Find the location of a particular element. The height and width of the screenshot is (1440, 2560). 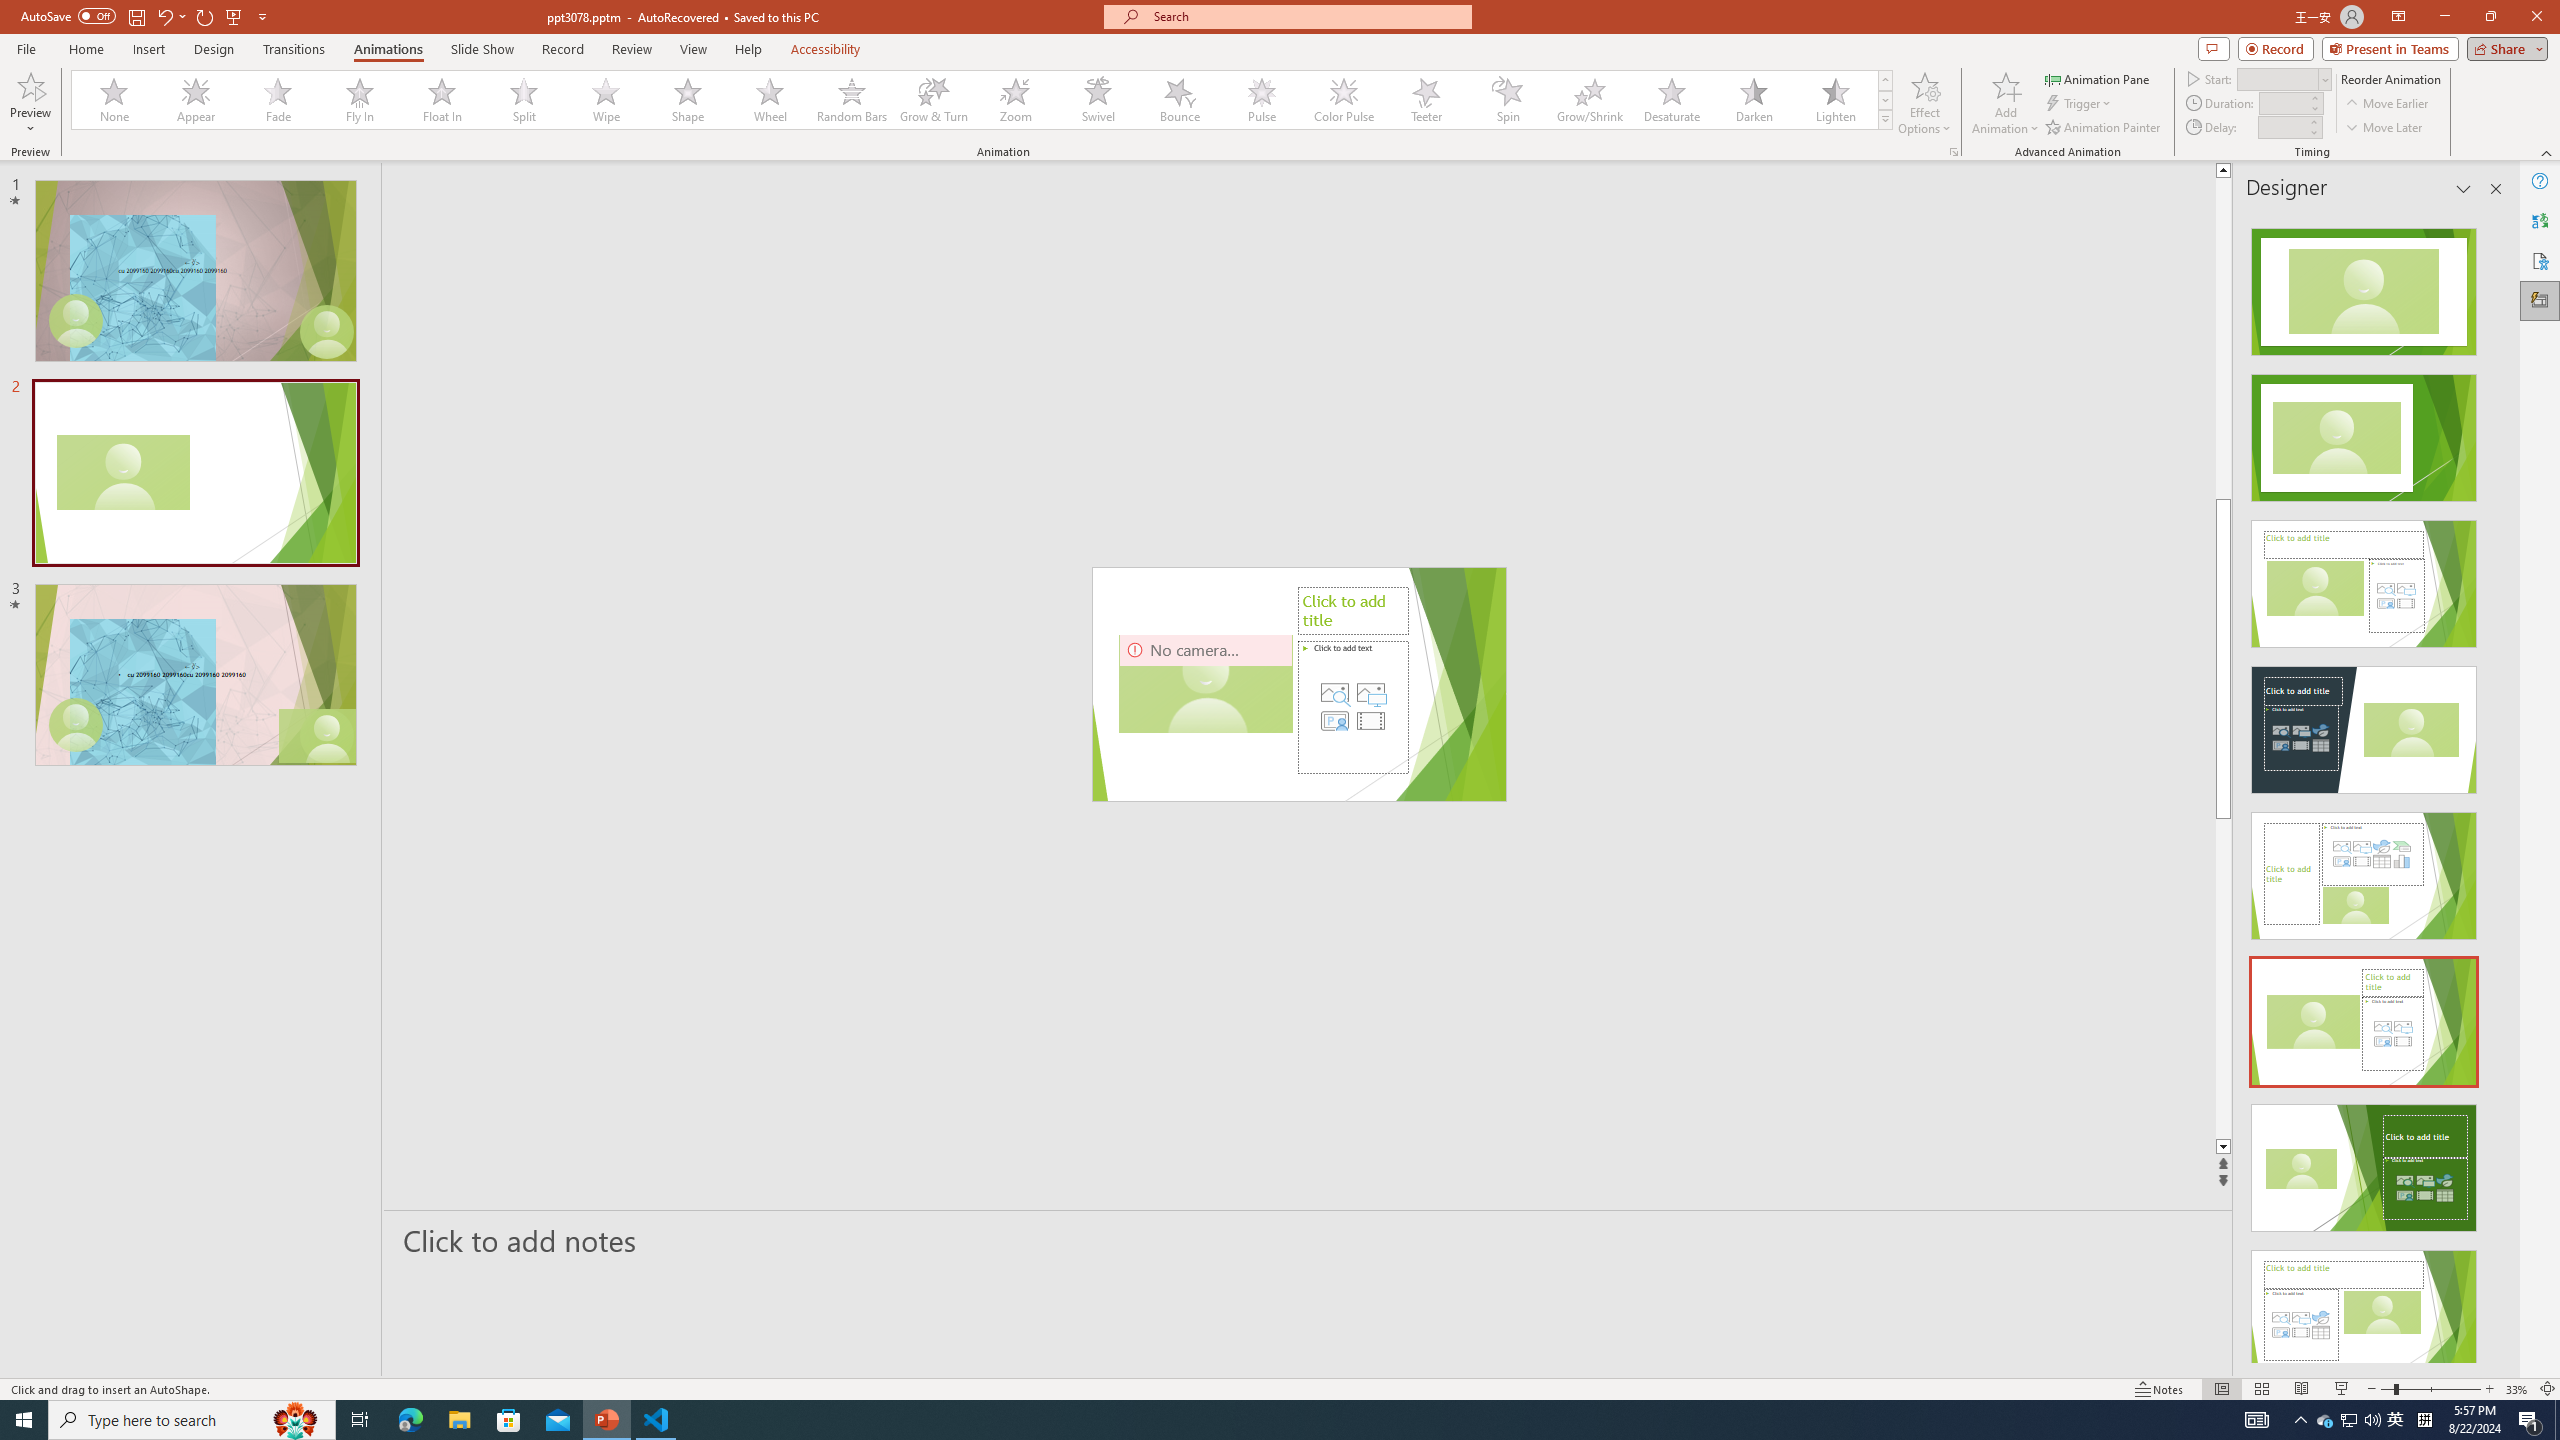

'File Tab' is located at coordinates (25, 47).